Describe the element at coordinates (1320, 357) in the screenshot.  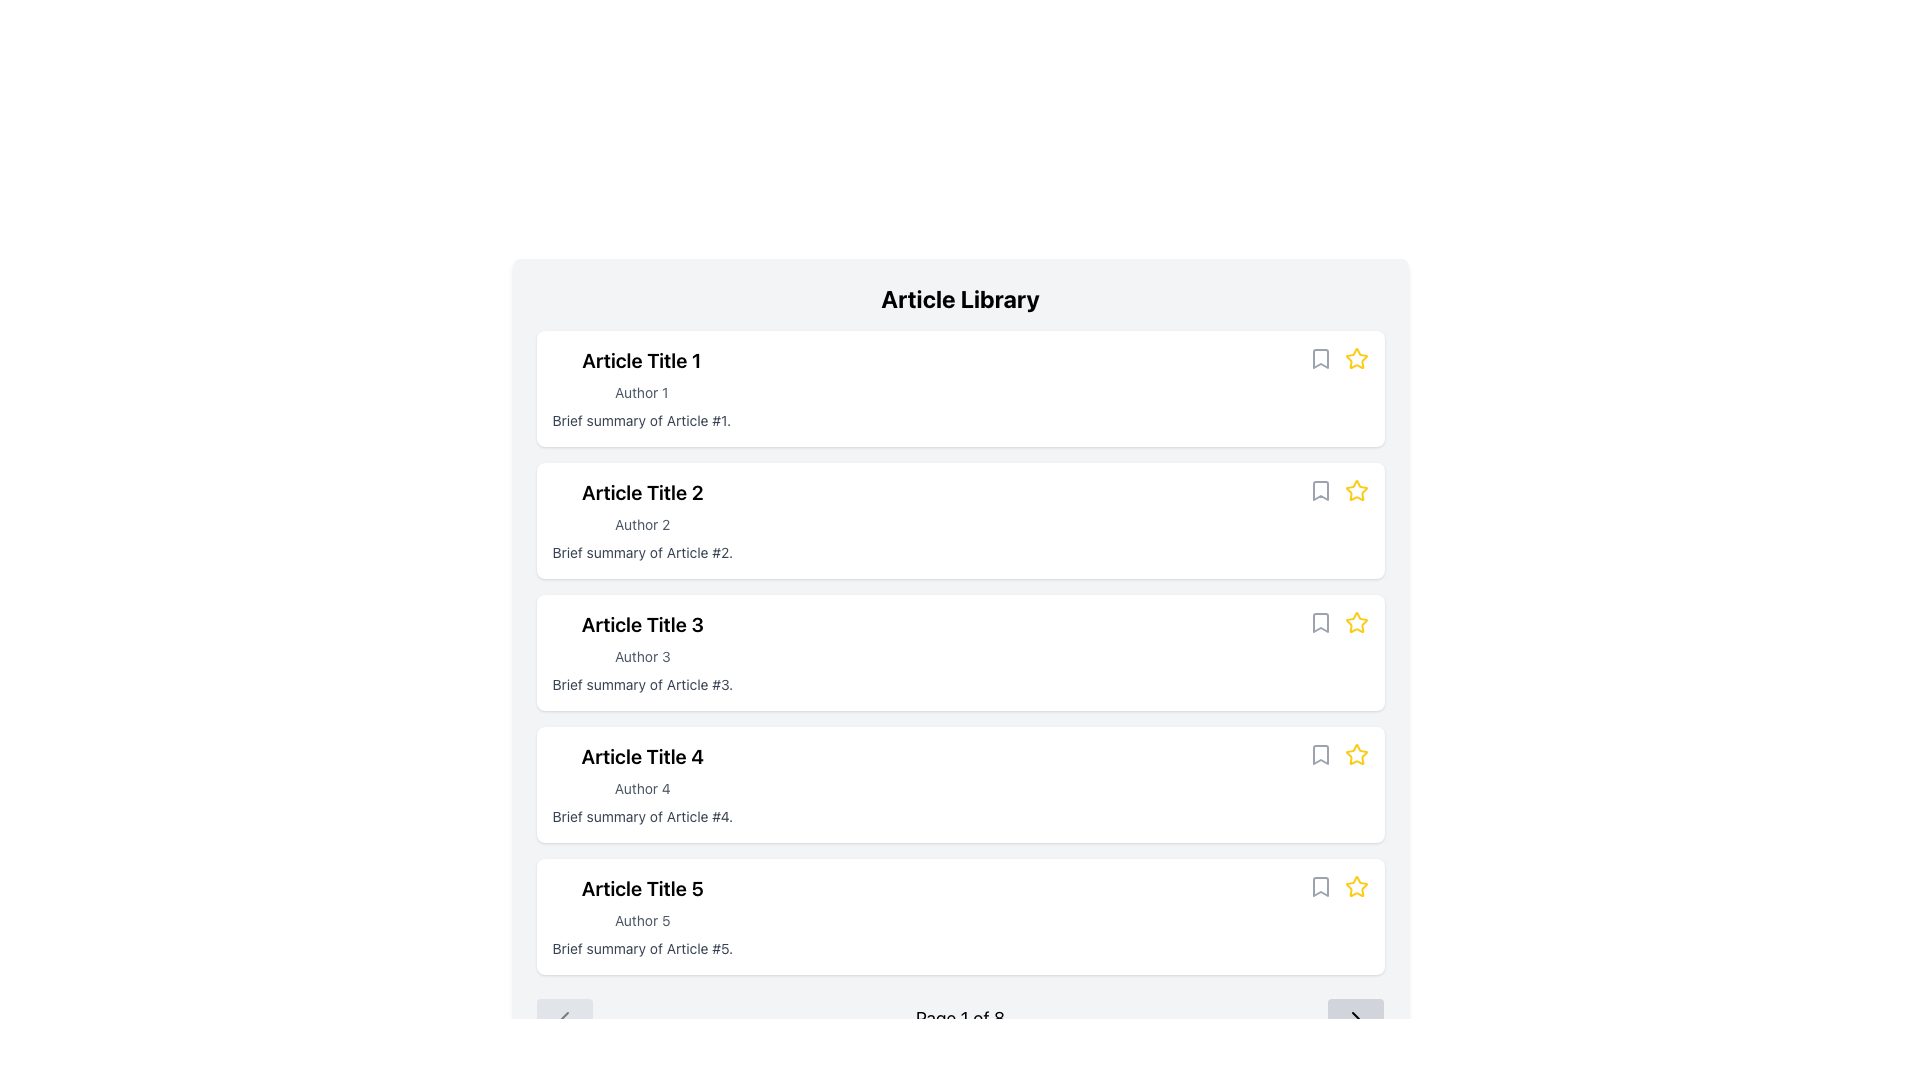
I see `the bookmark status icon located in the top-right corner of the first article card` at that location.